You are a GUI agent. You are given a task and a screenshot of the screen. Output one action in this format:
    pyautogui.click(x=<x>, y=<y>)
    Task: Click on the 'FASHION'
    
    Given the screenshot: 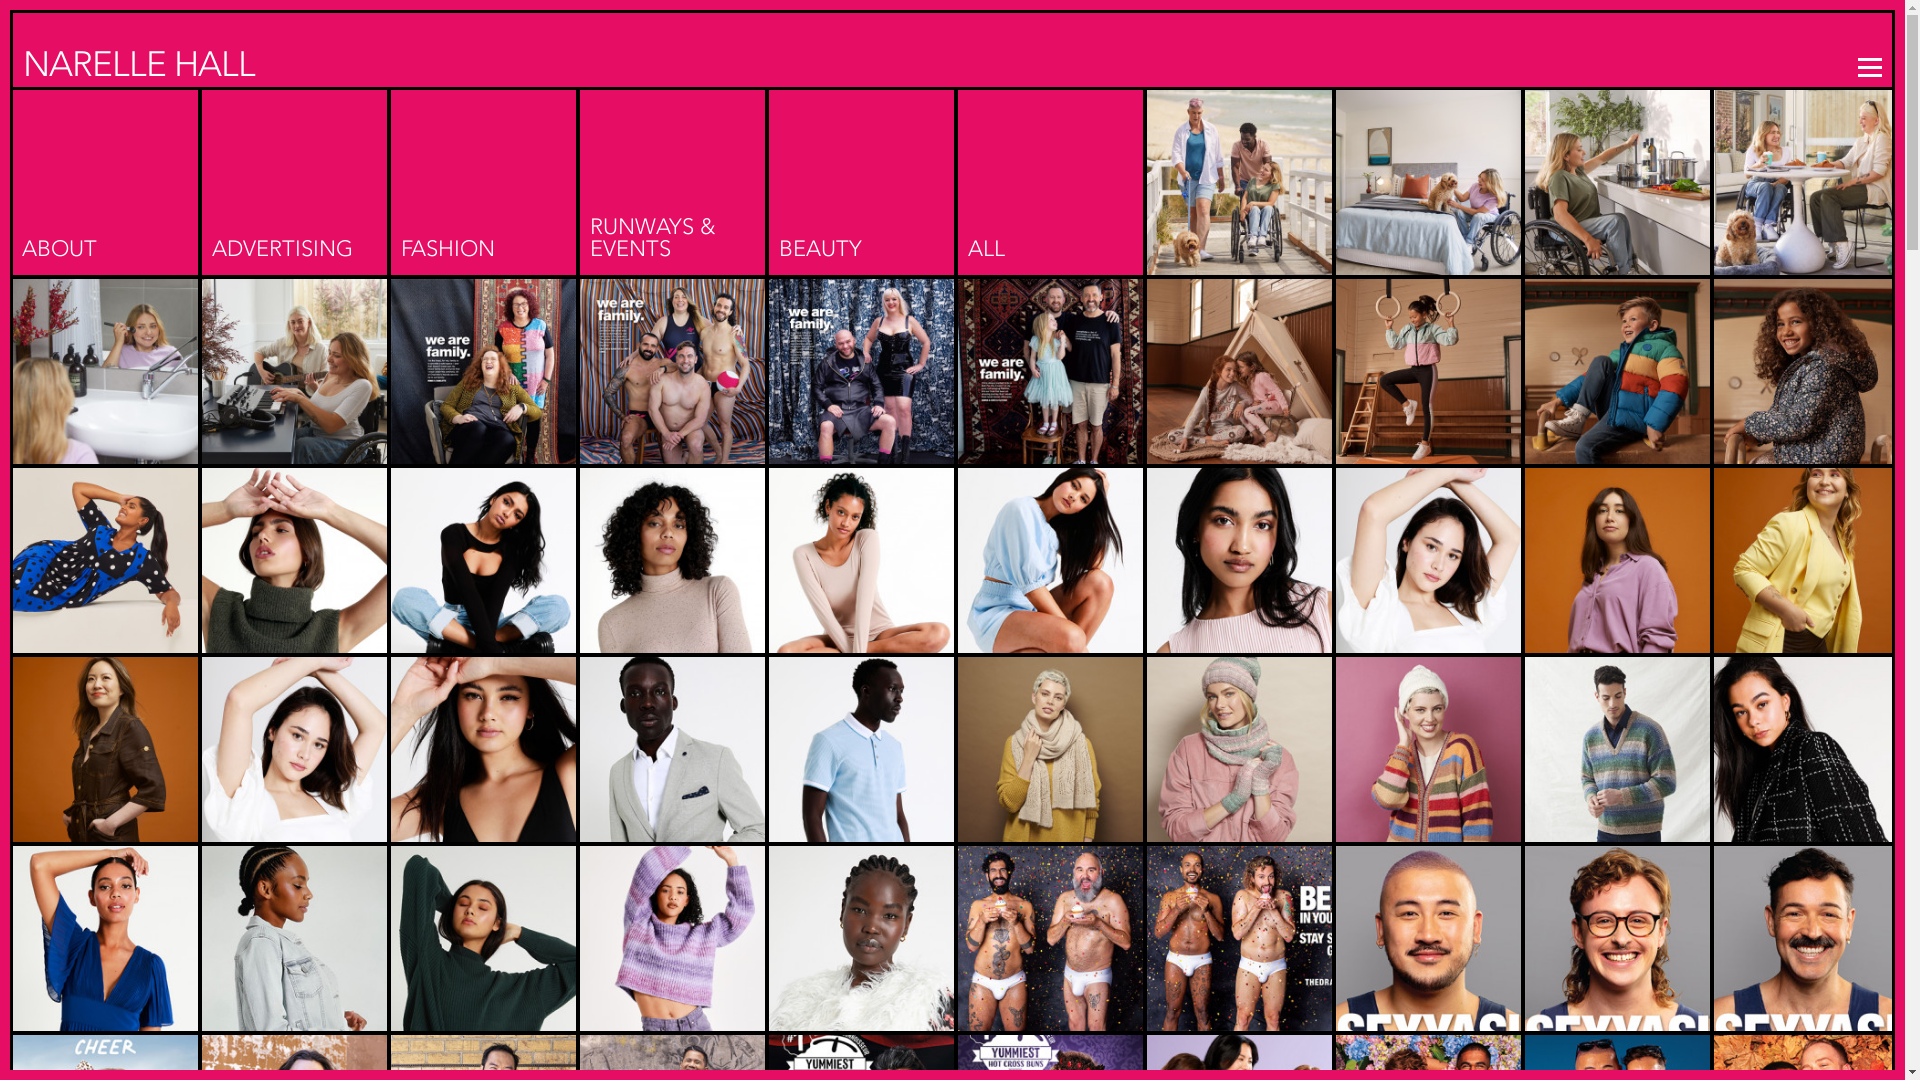 What is the action you would take?
    pyautogui.click(x=390, y=170)
    